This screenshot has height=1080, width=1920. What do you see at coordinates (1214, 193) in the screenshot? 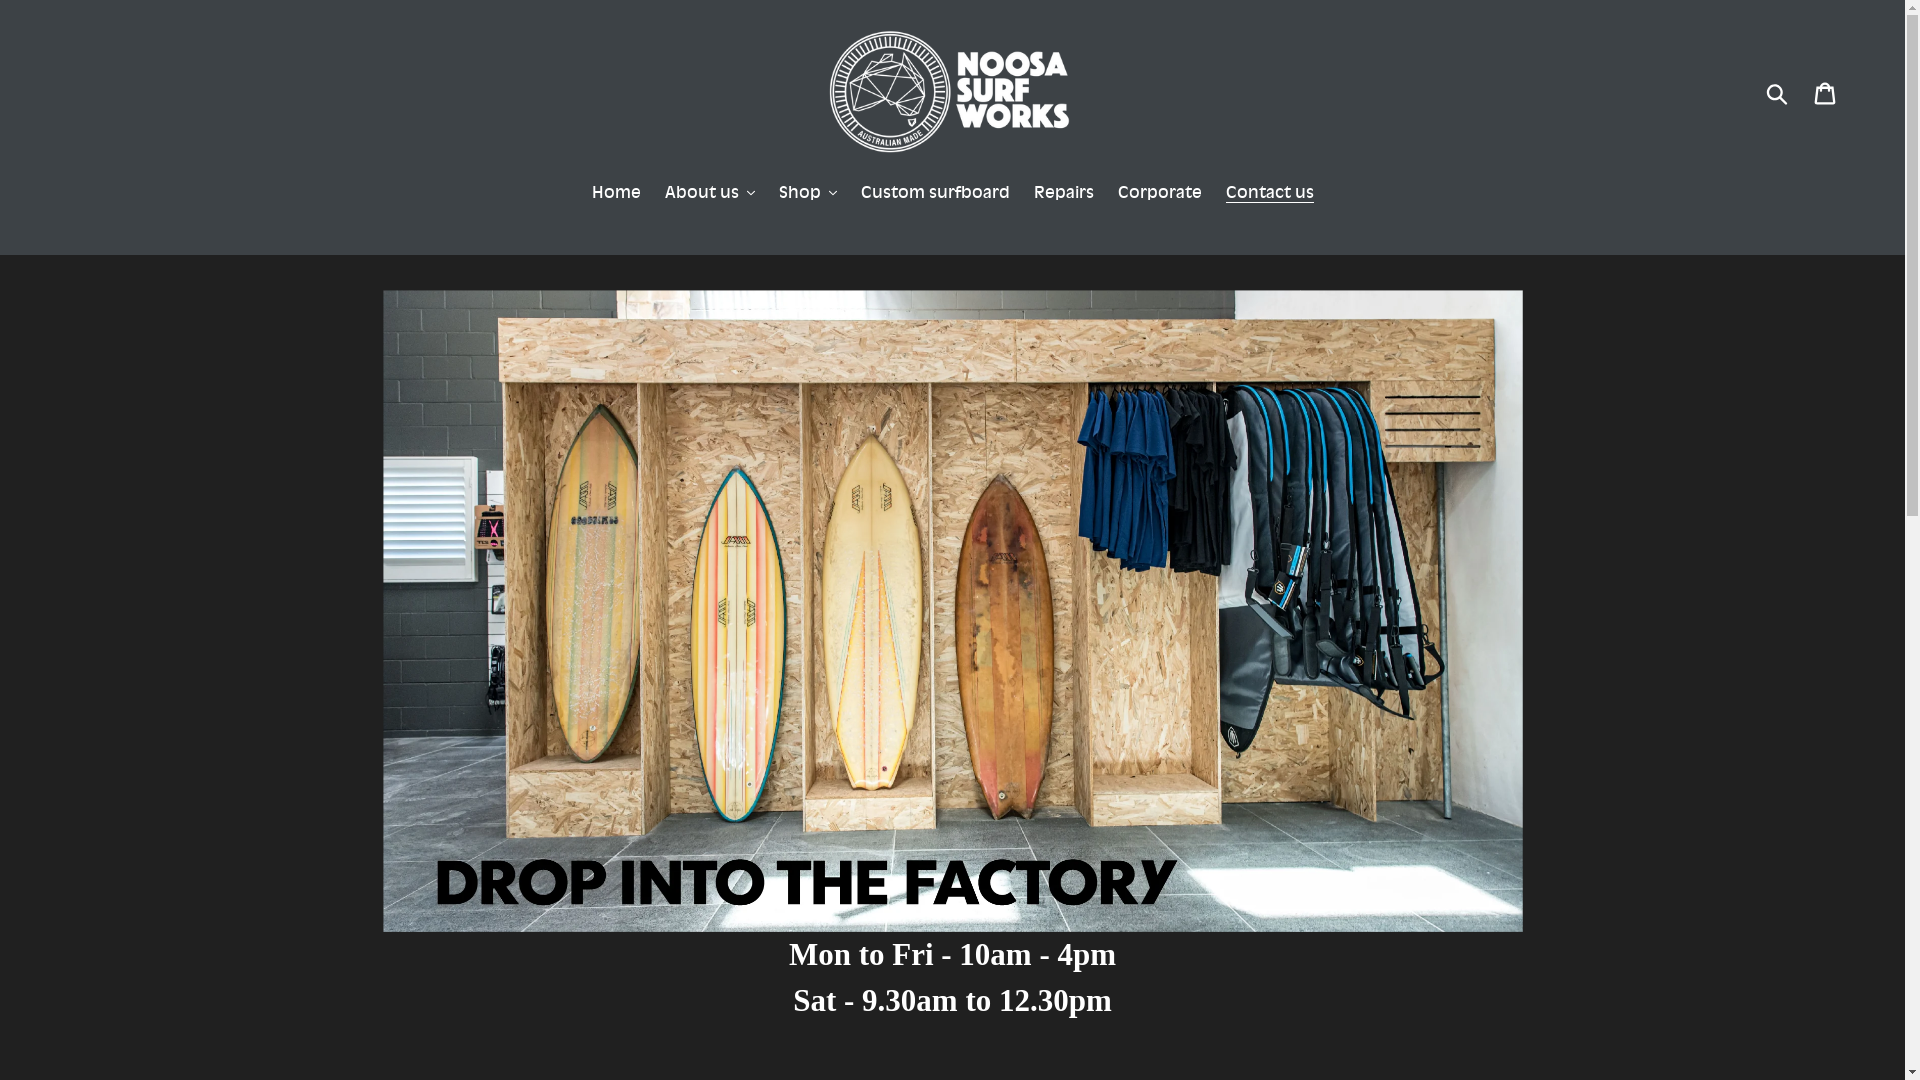
I see `'Contact us'` at bounding box center [1214, 193].